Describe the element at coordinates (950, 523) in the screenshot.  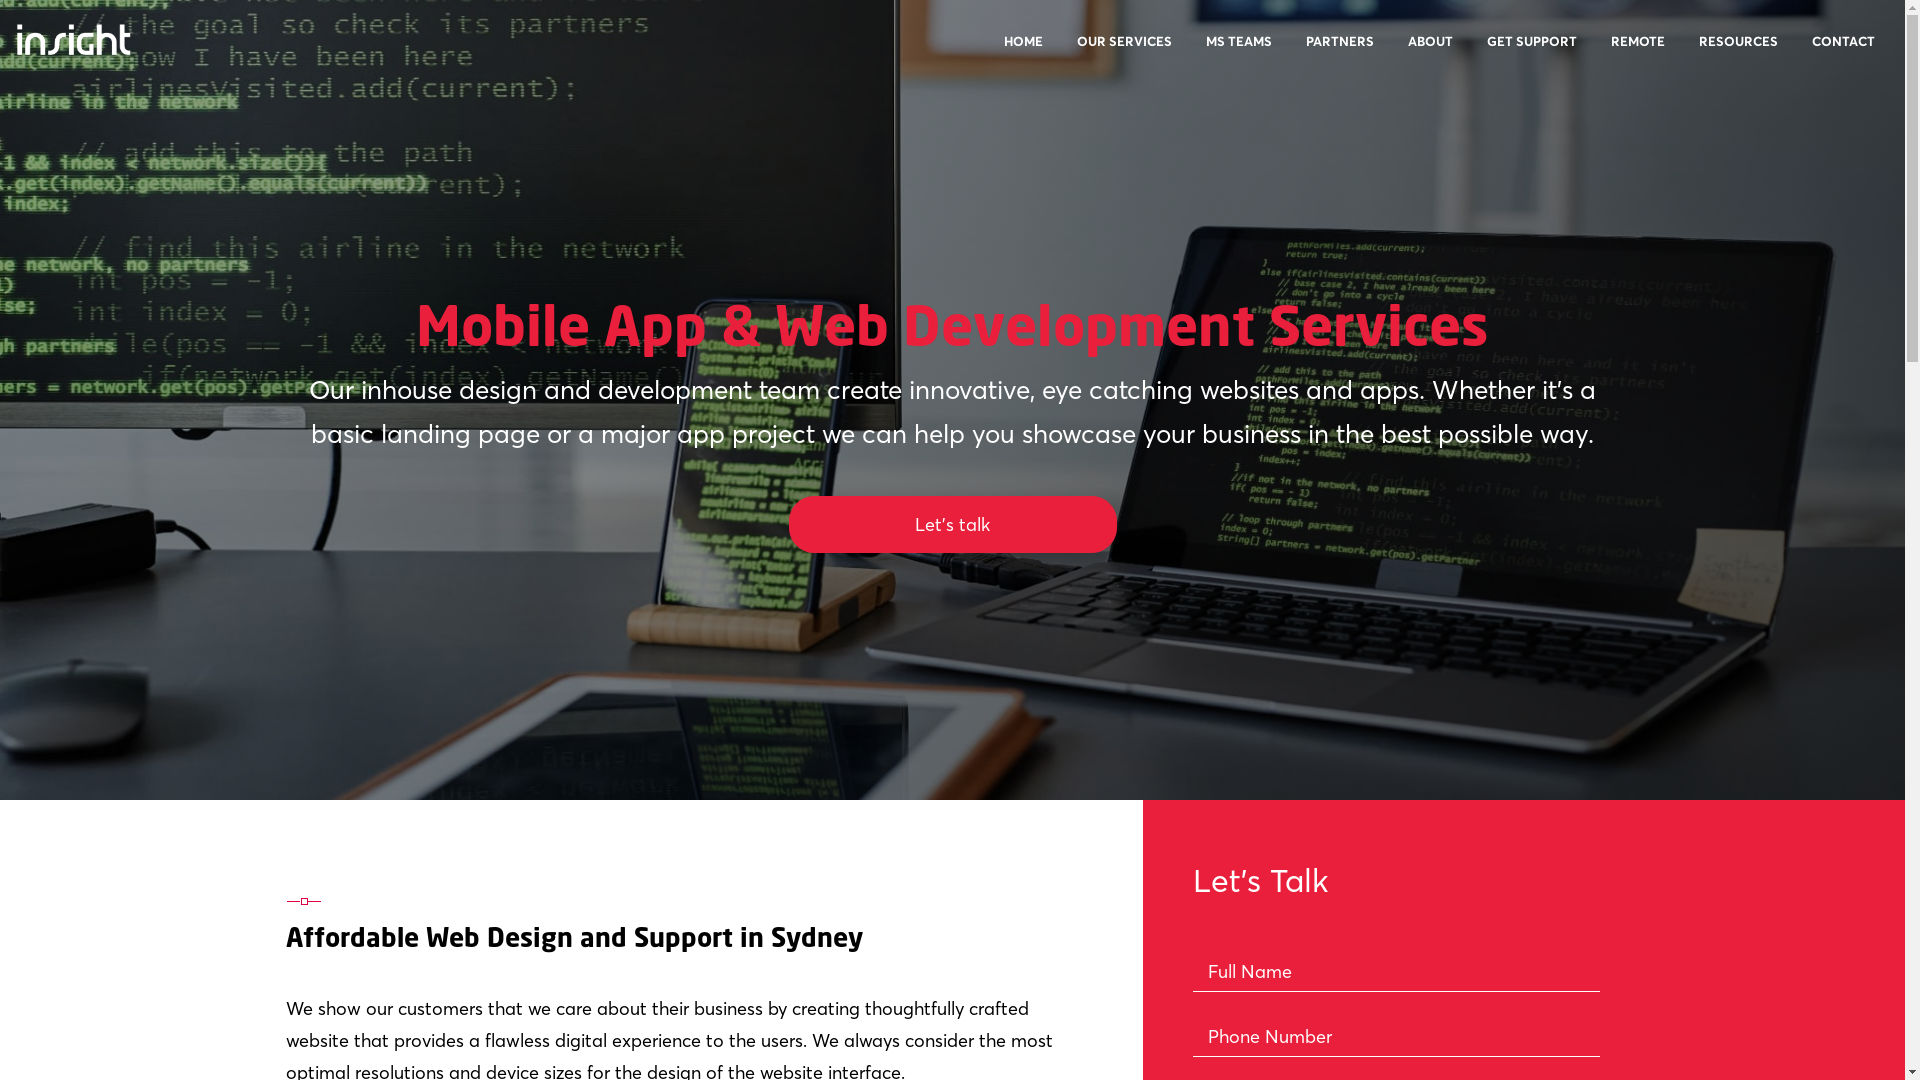
I see `'Let's talk'` at that location.